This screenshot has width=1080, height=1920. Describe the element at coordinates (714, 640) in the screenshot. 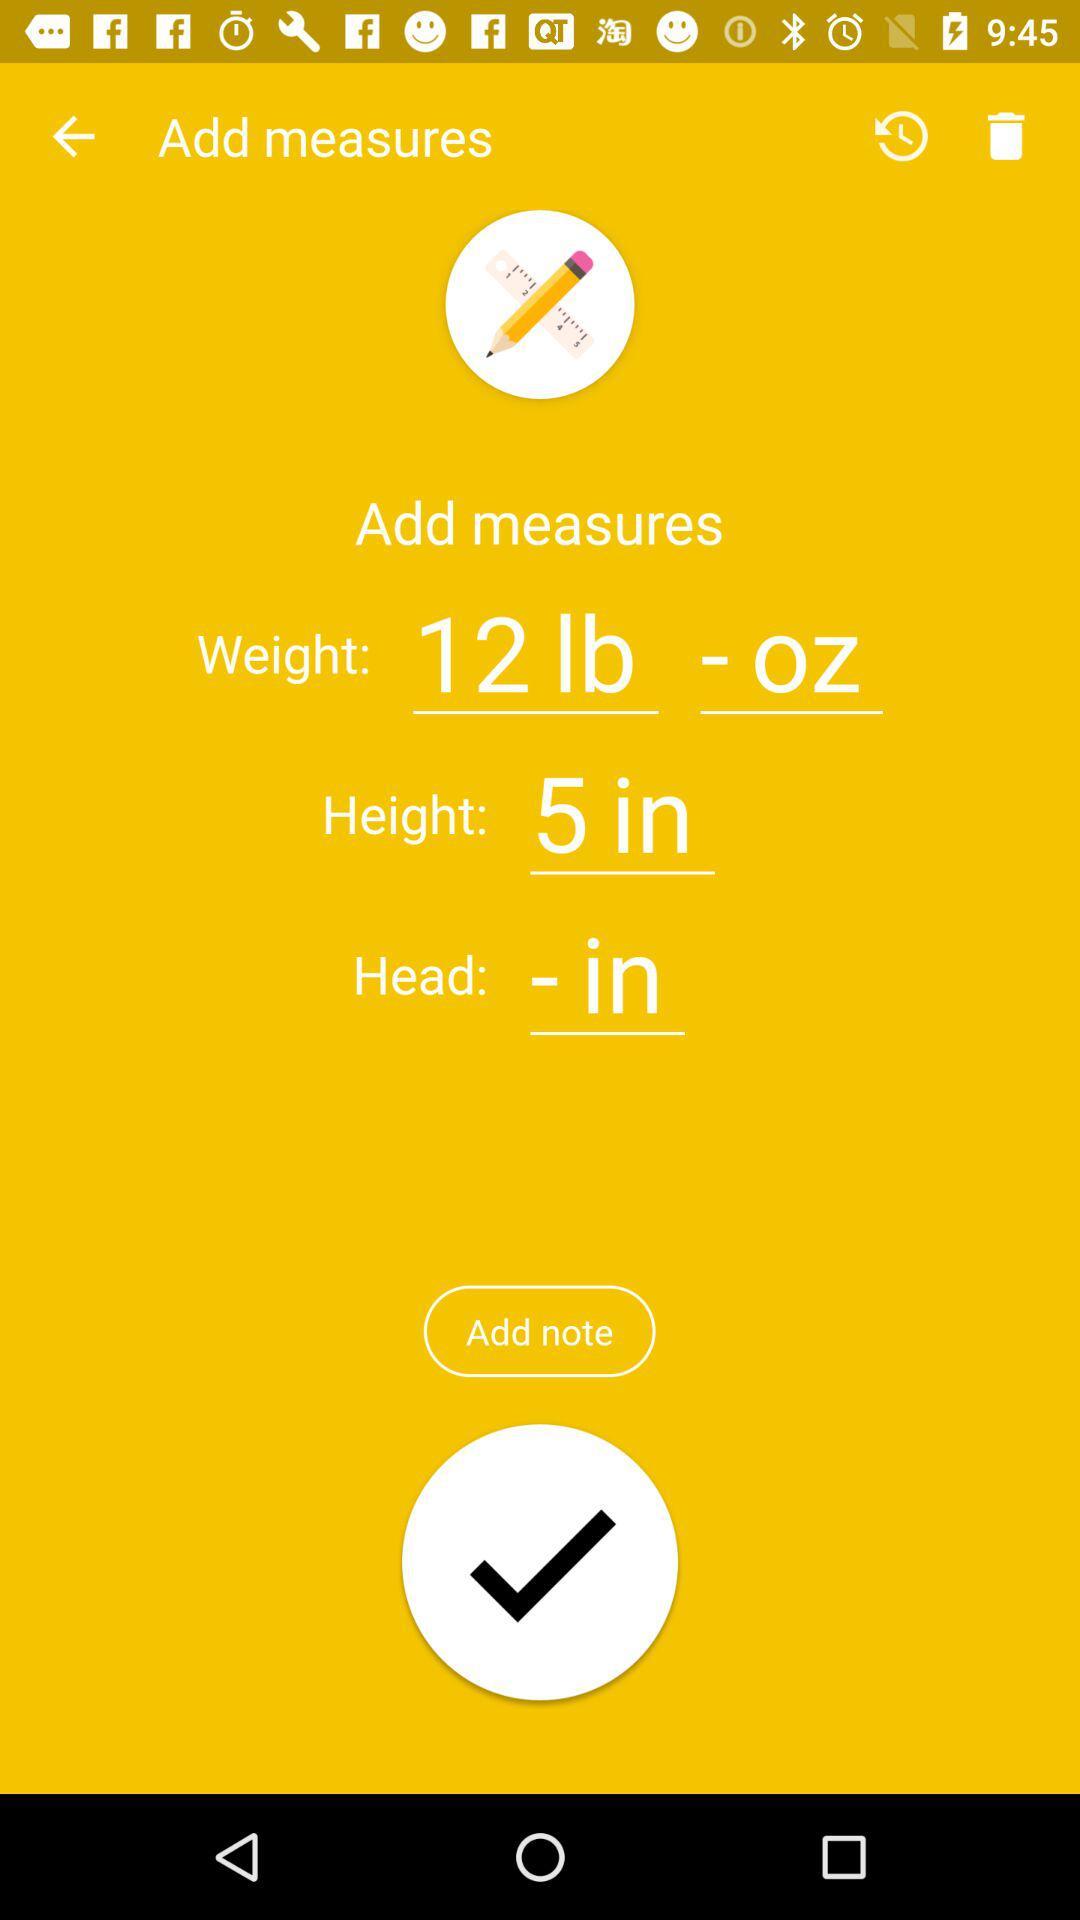

I see `weight` at that location.